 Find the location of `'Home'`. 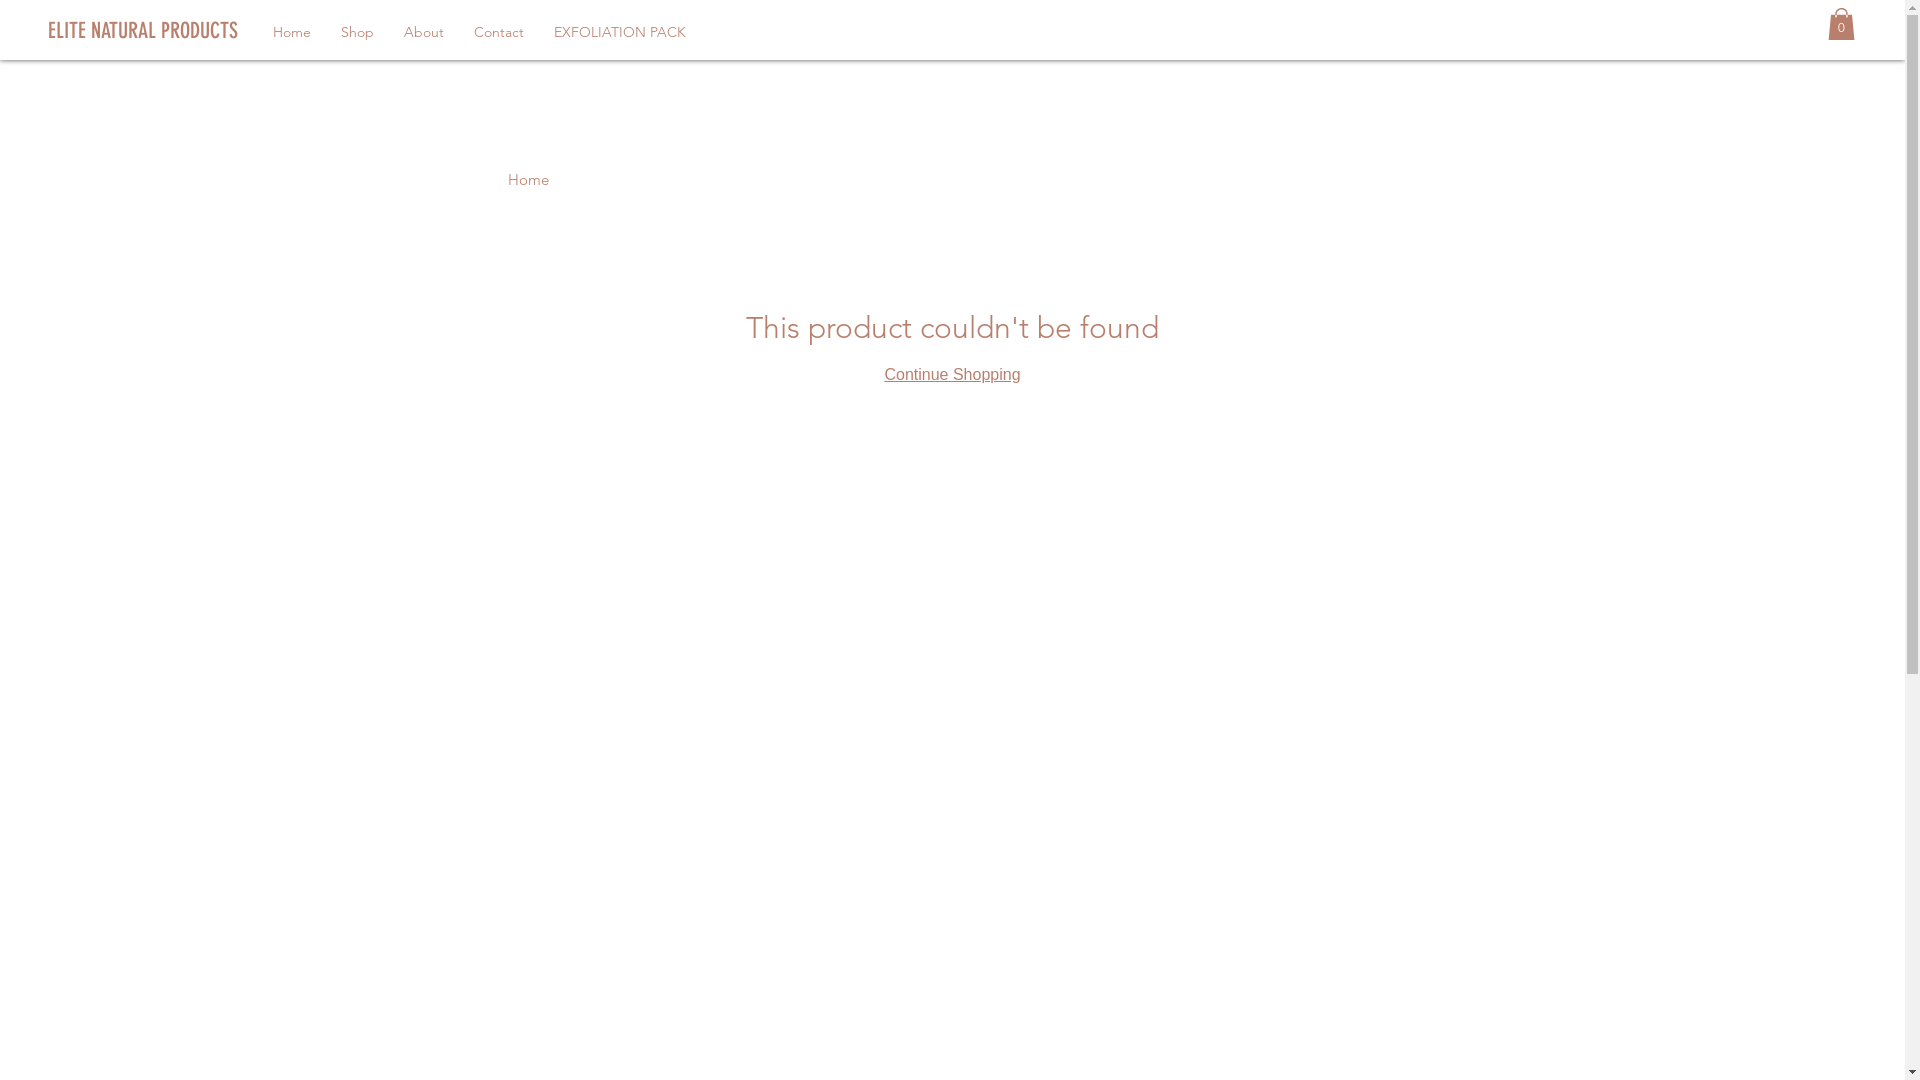

'Home' is located at coordinates (291, 31).